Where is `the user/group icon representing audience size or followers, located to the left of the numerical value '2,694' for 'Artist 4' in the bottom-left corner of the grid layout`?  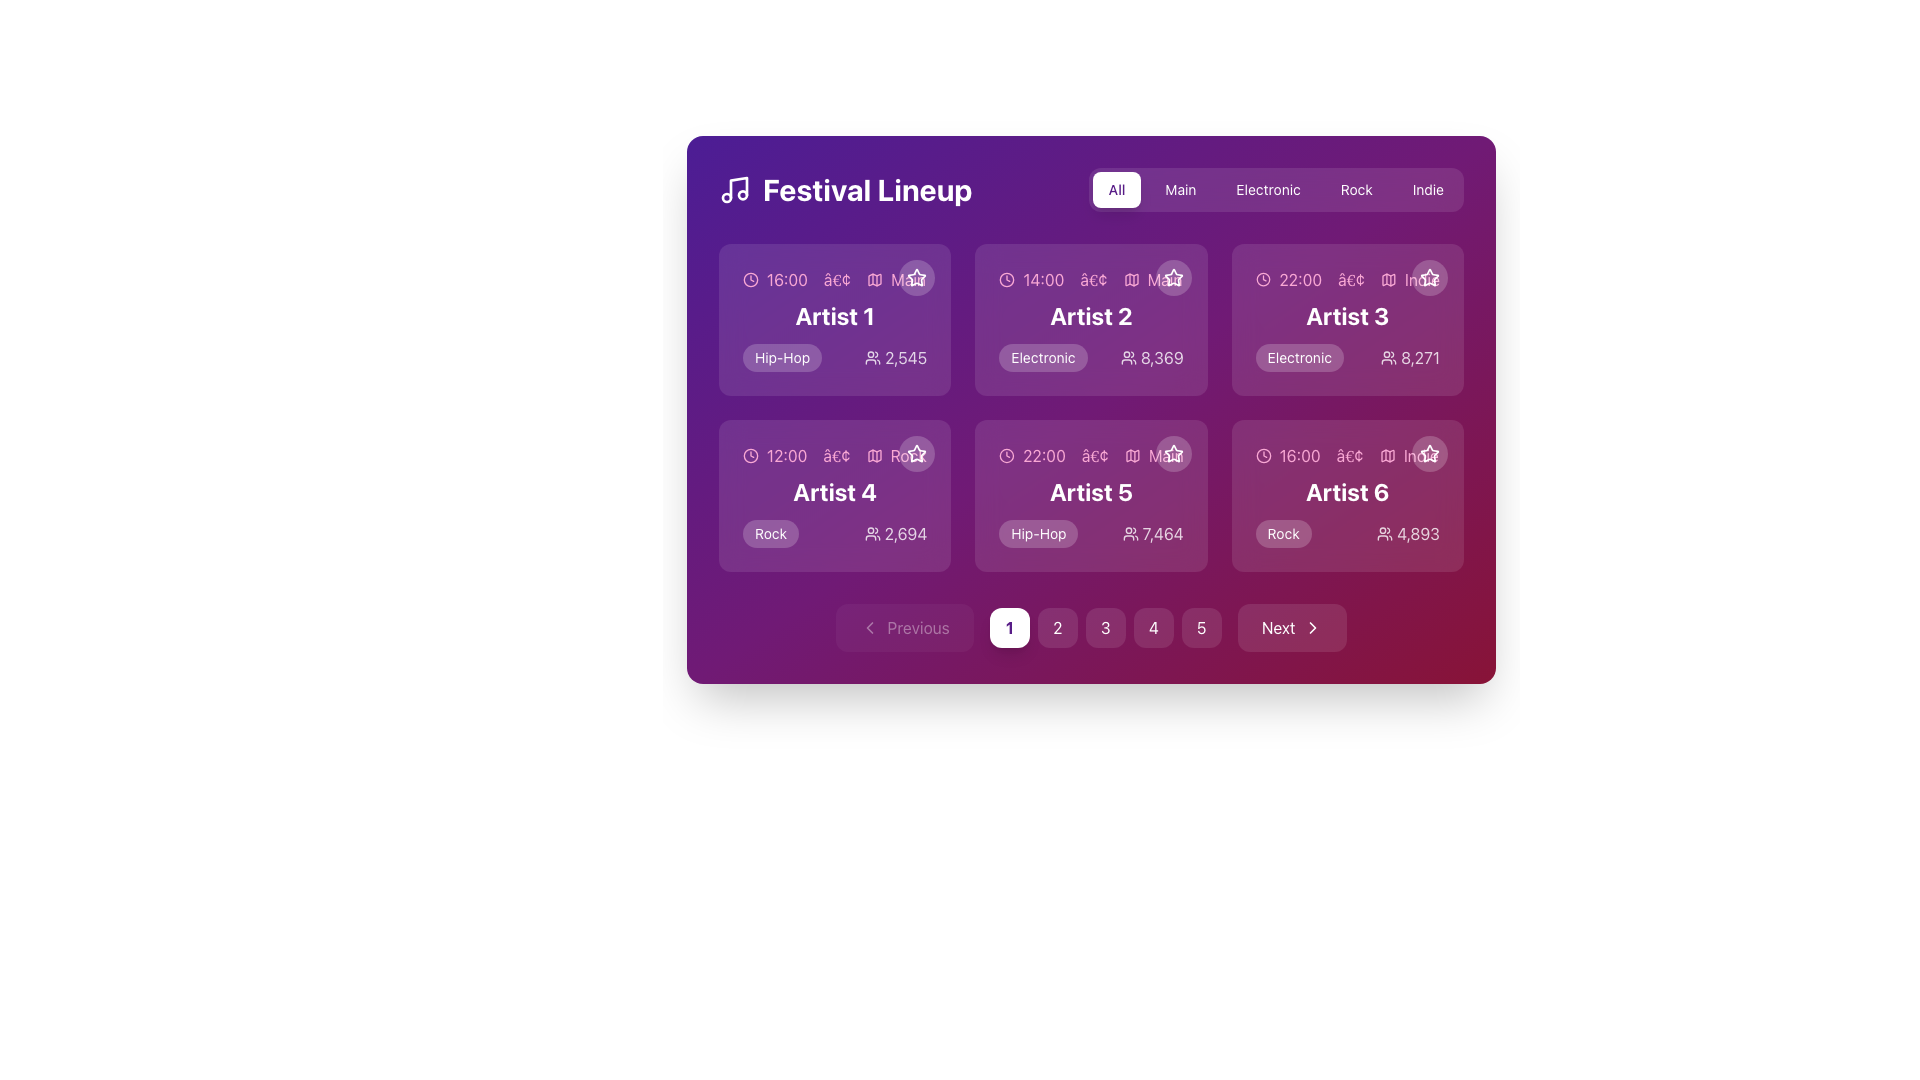 the user/group icon representing audience size or followers, located to the left of the numerical value '2,694' for 'Artist 4' in the bottom-left corner of the grid layout is located at coordinates (872, 532).